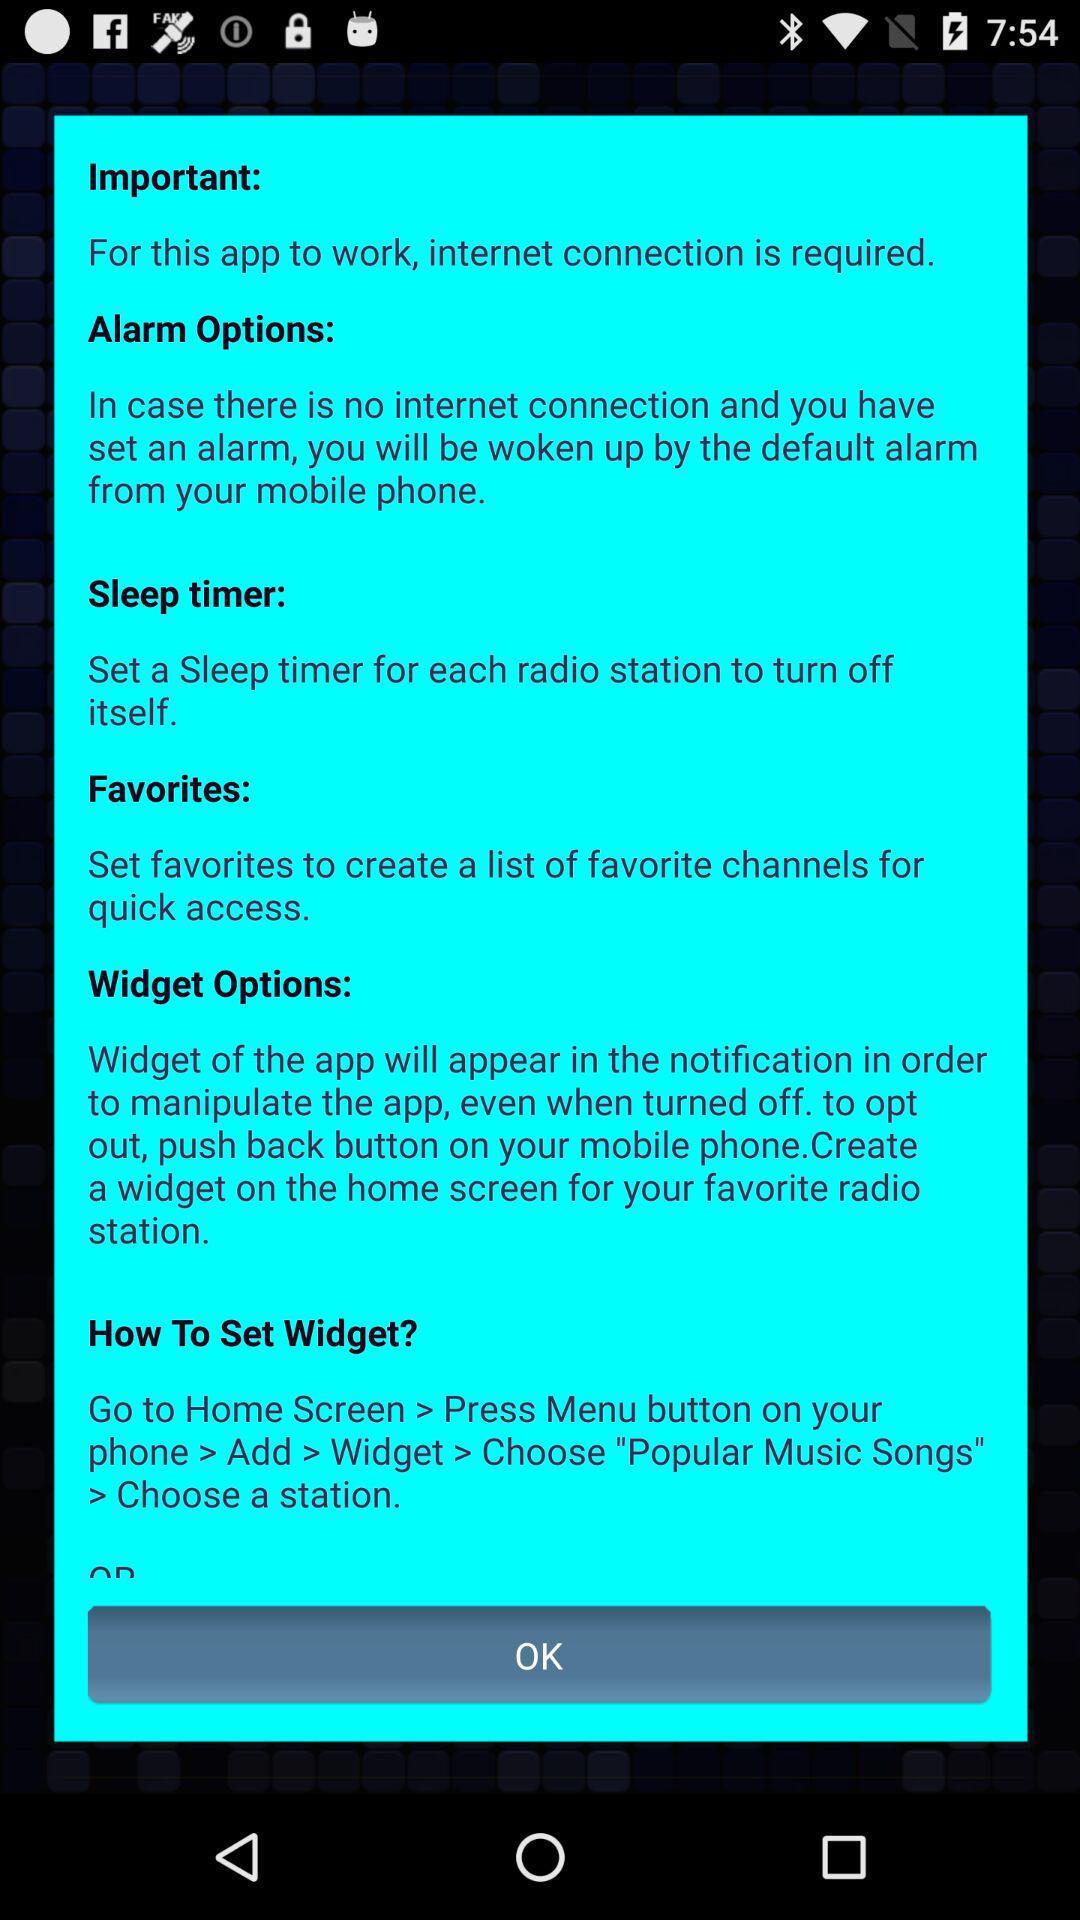  I want to click on the ok item, so click(540, 1655).